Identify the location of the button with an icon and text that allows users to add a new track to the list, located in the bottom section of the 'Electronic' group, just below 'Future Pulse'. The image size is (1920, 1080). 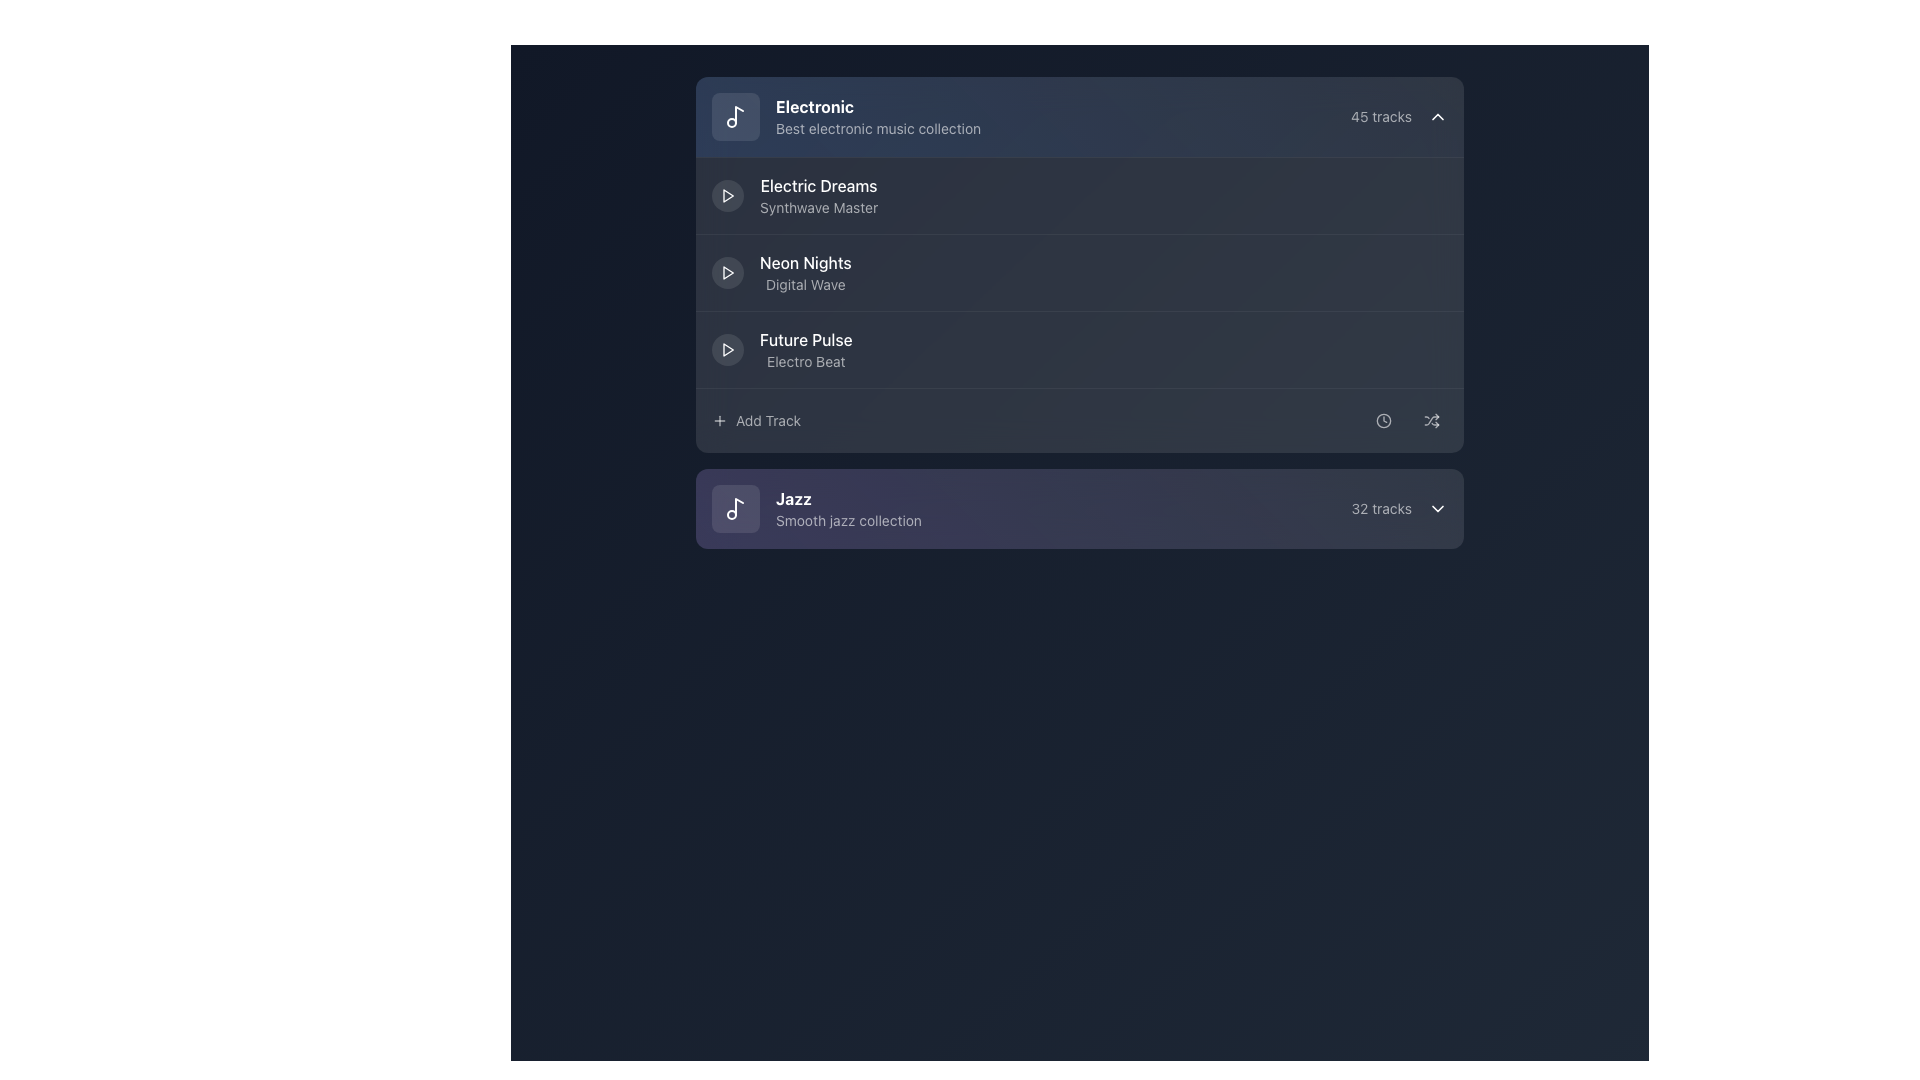
(755, 419).